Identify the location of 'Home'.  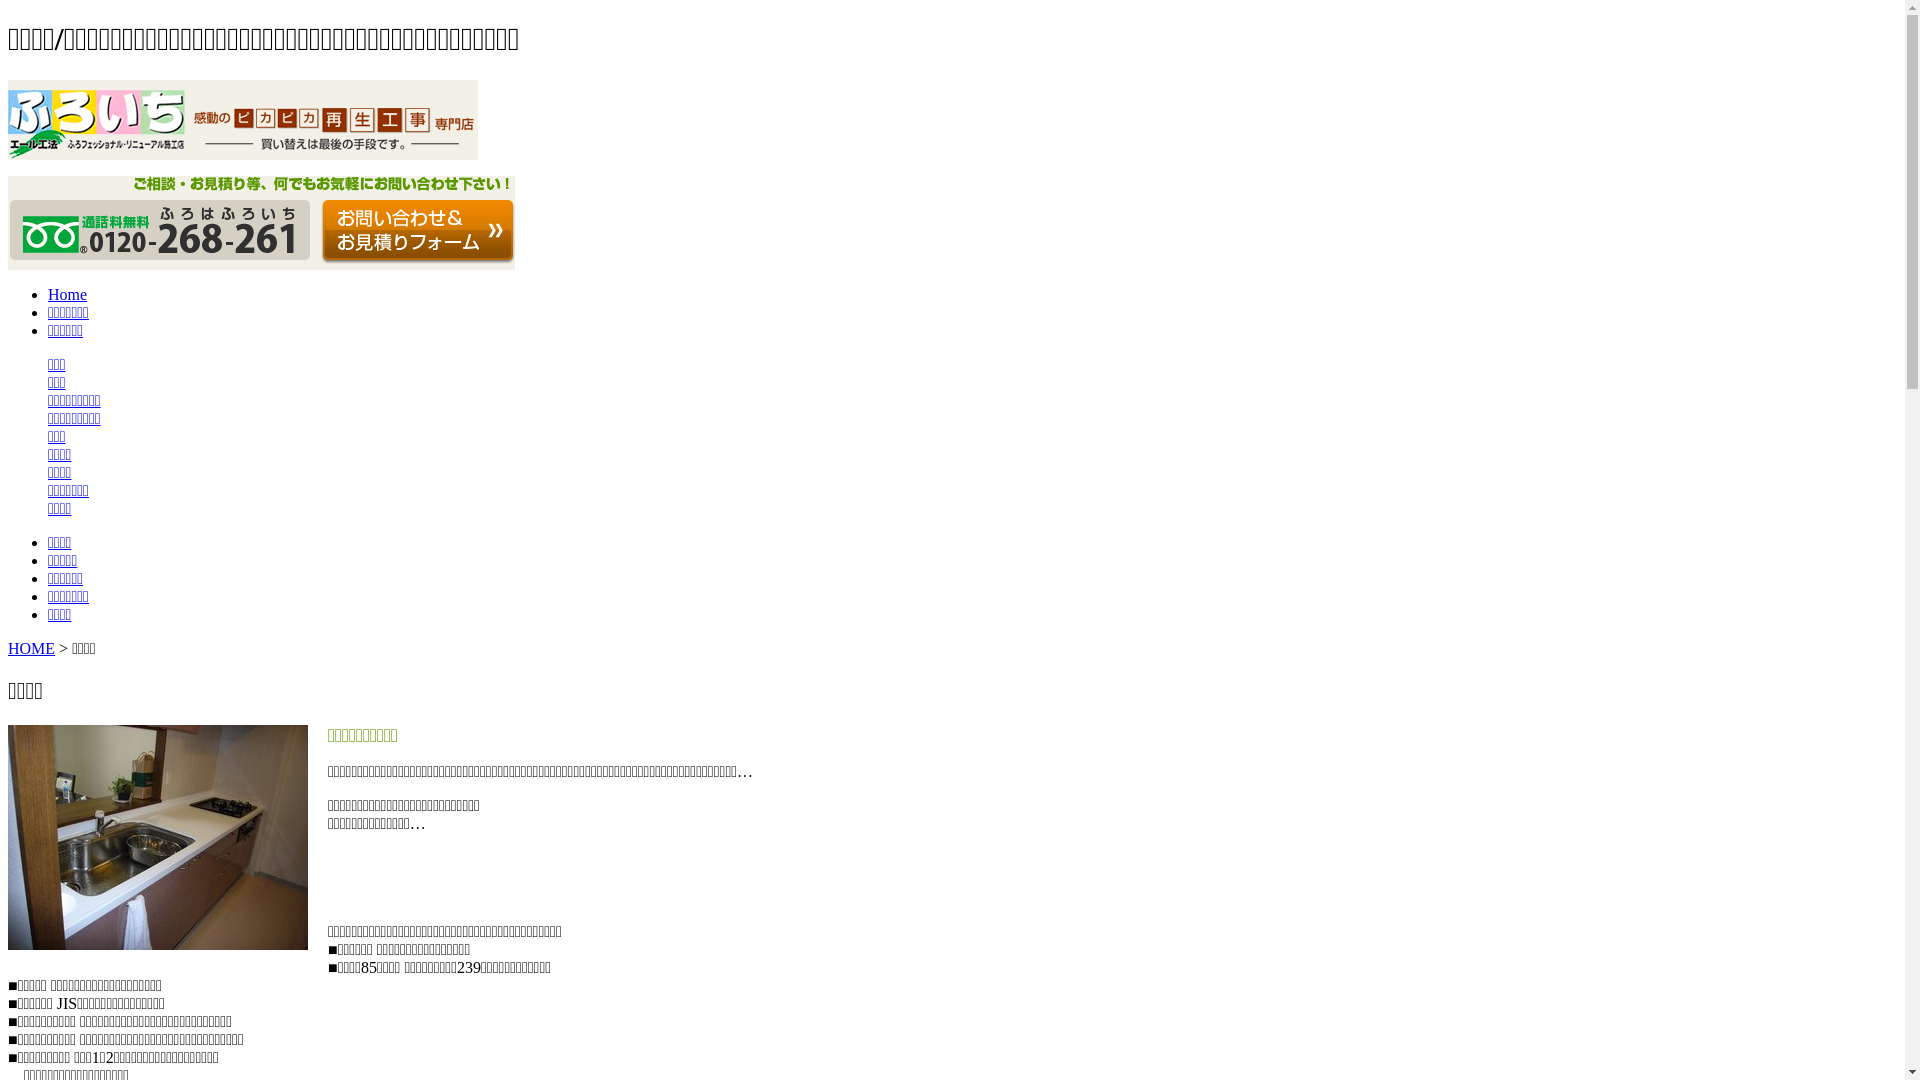
(67, 294).